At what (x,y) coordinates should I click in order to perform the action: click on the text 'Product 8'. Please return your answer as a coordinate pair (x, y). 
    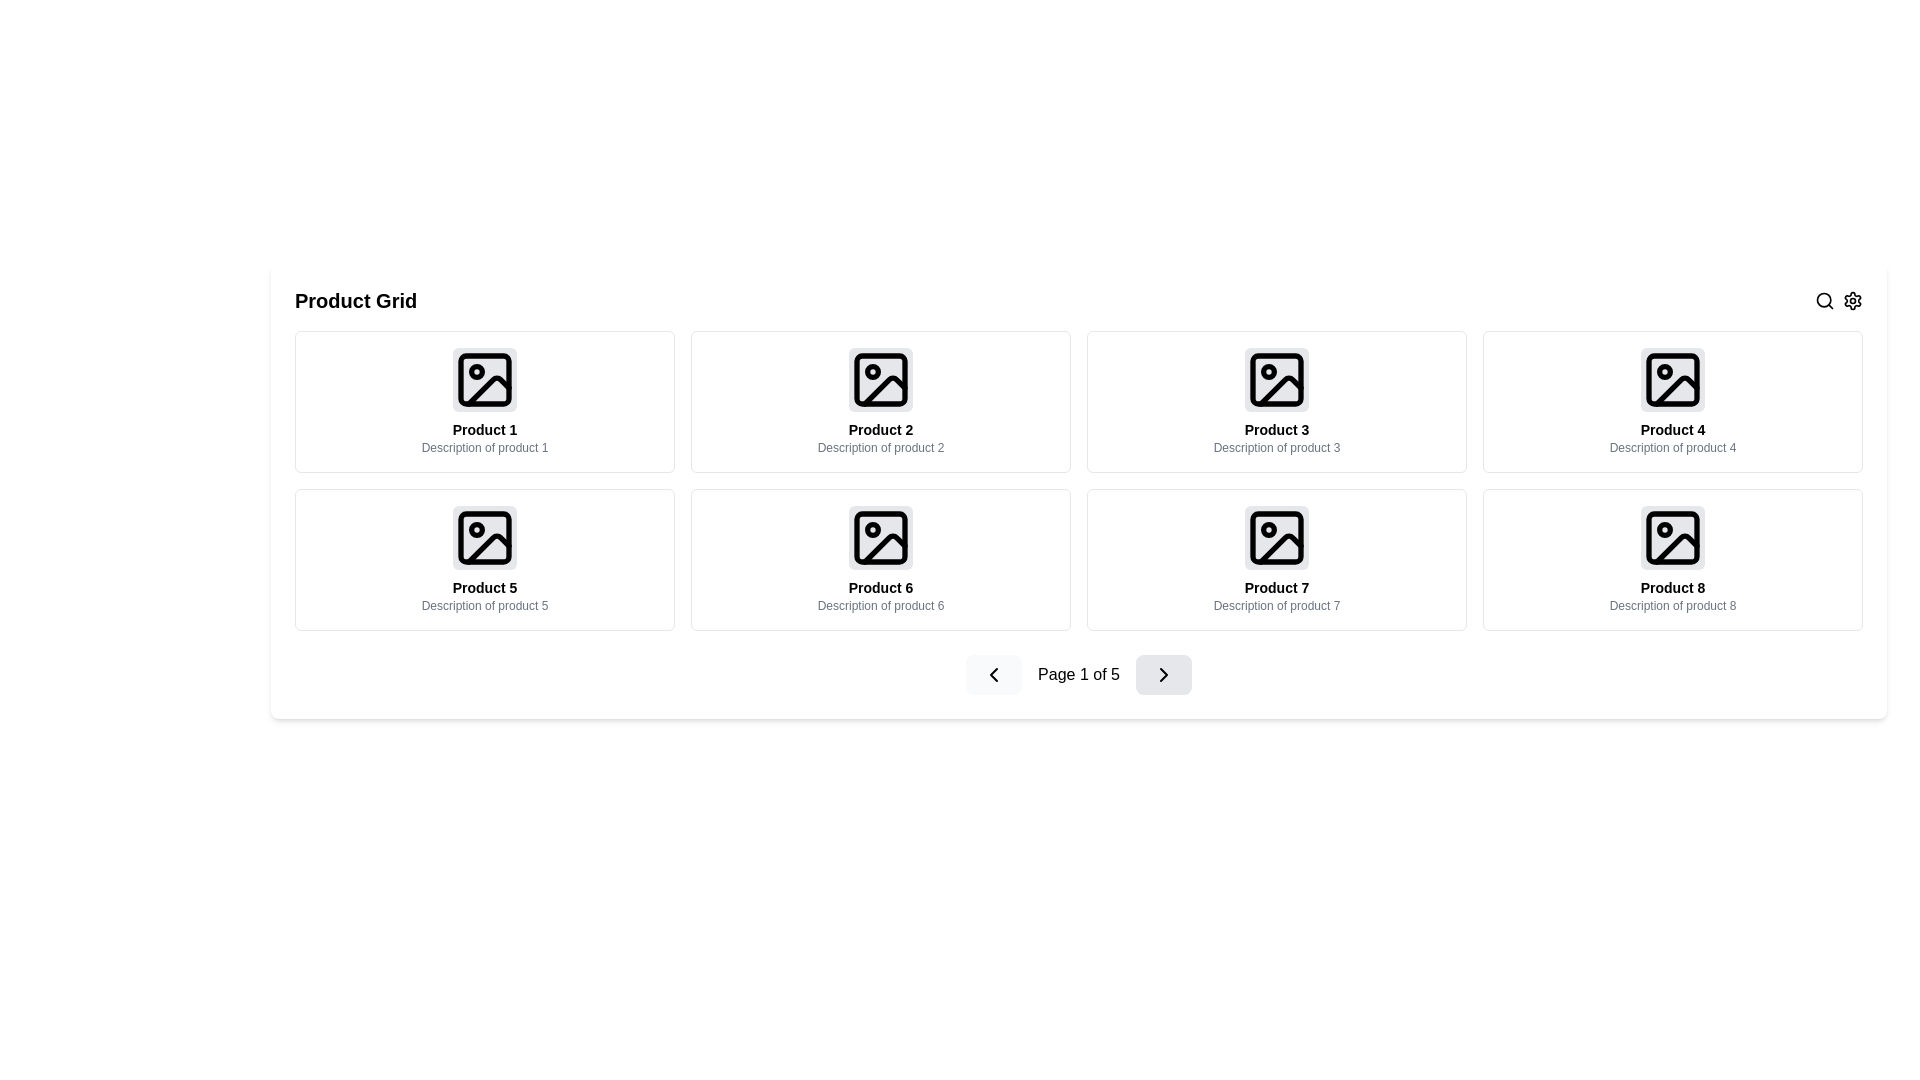
    Looking at the image, I should click on (1673, 586).